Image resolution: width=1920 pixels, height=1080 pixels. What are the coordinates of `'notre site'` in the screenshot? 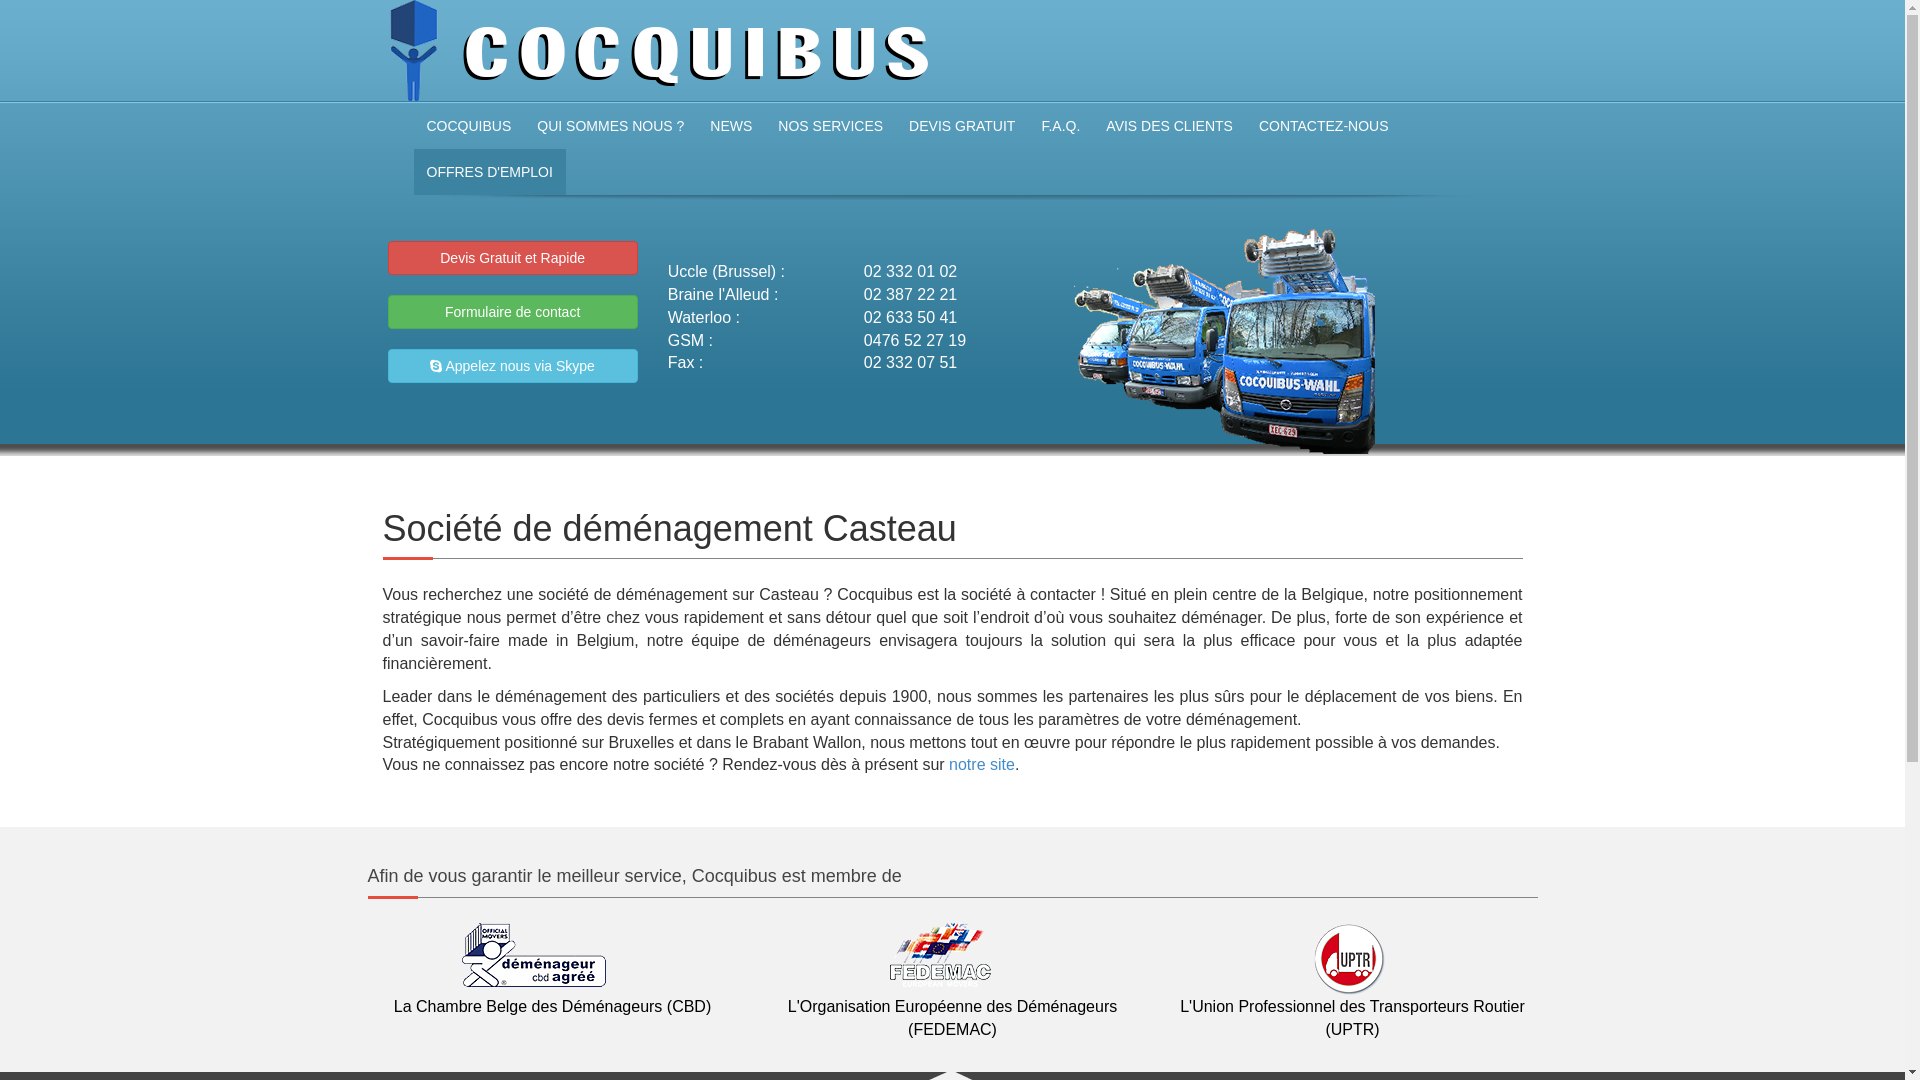 It's located at (982, 764).